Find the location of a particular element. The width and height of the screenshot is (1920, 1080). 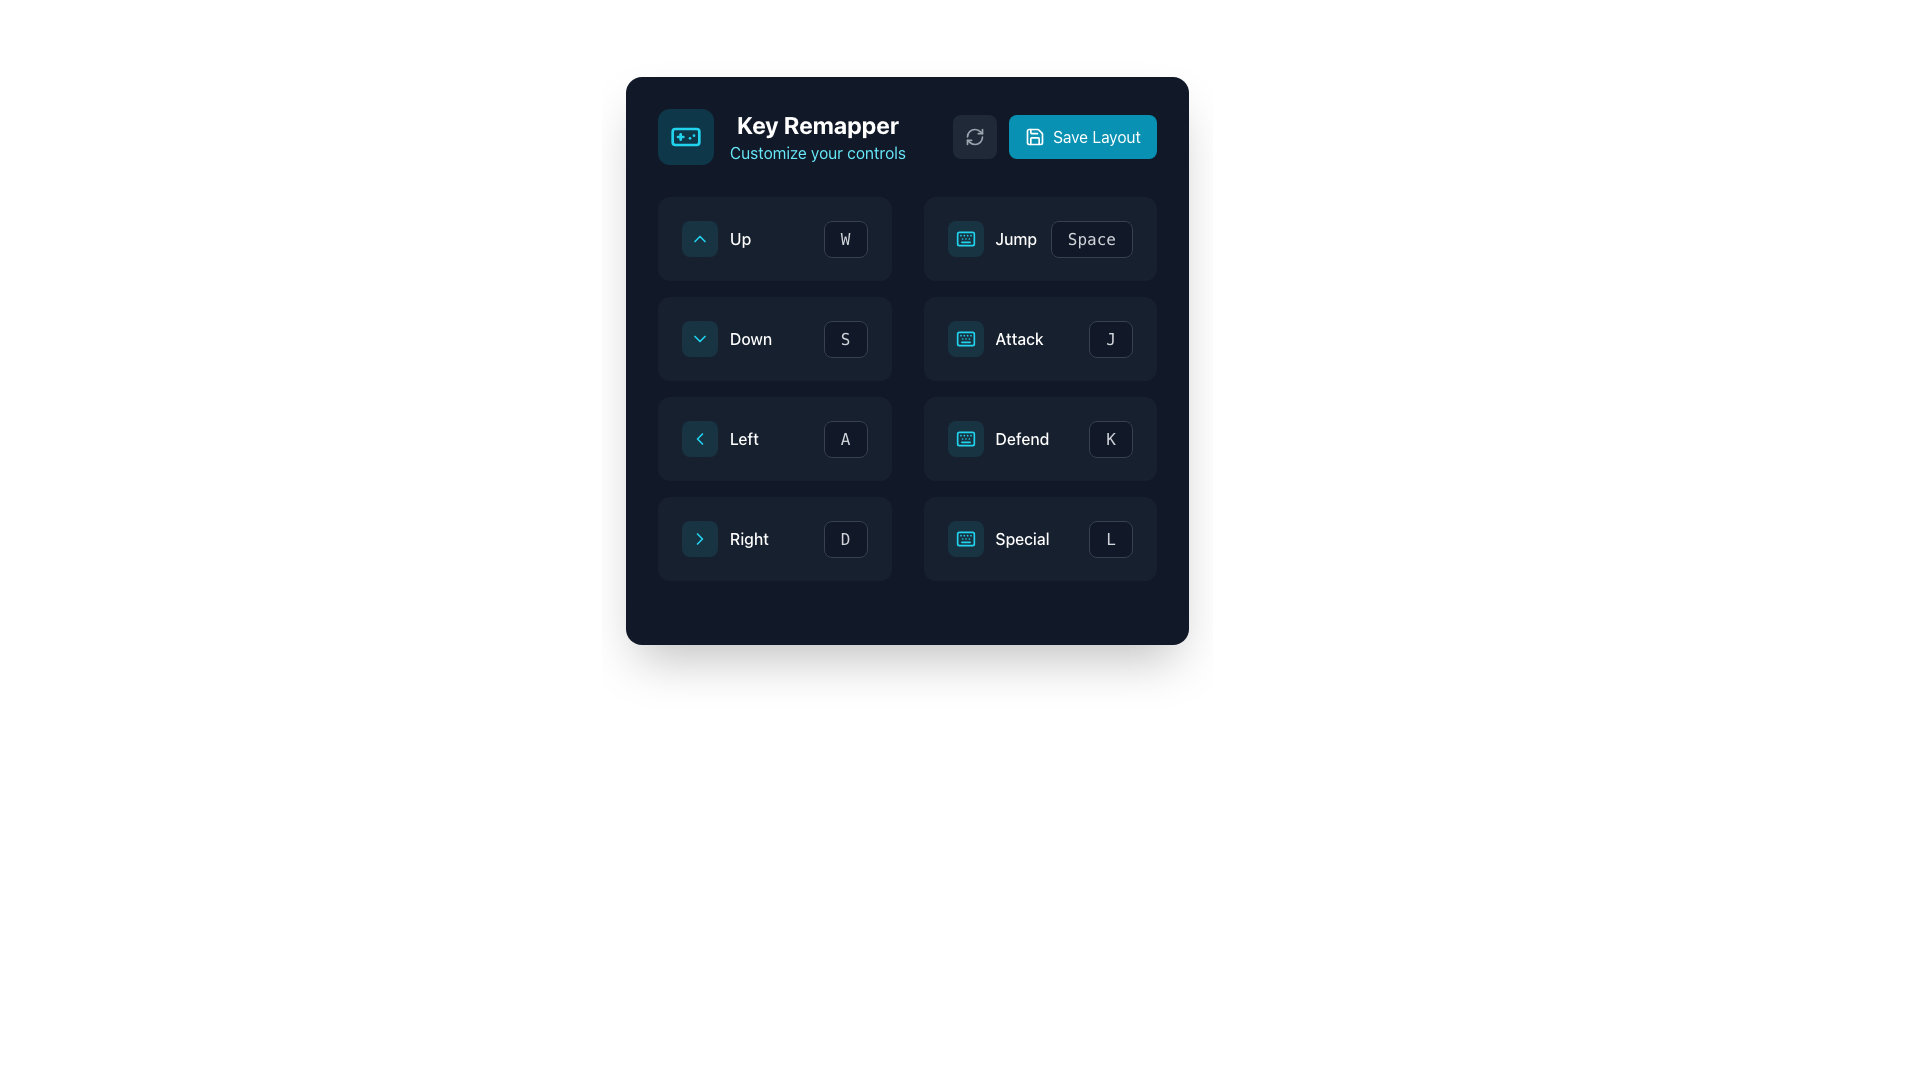

the 'Defend' button, which is the fourth button in the last row of the grid layout, positioned on the right side and adjacent to the 'Defend' label is located at coordinates (1110, 438).